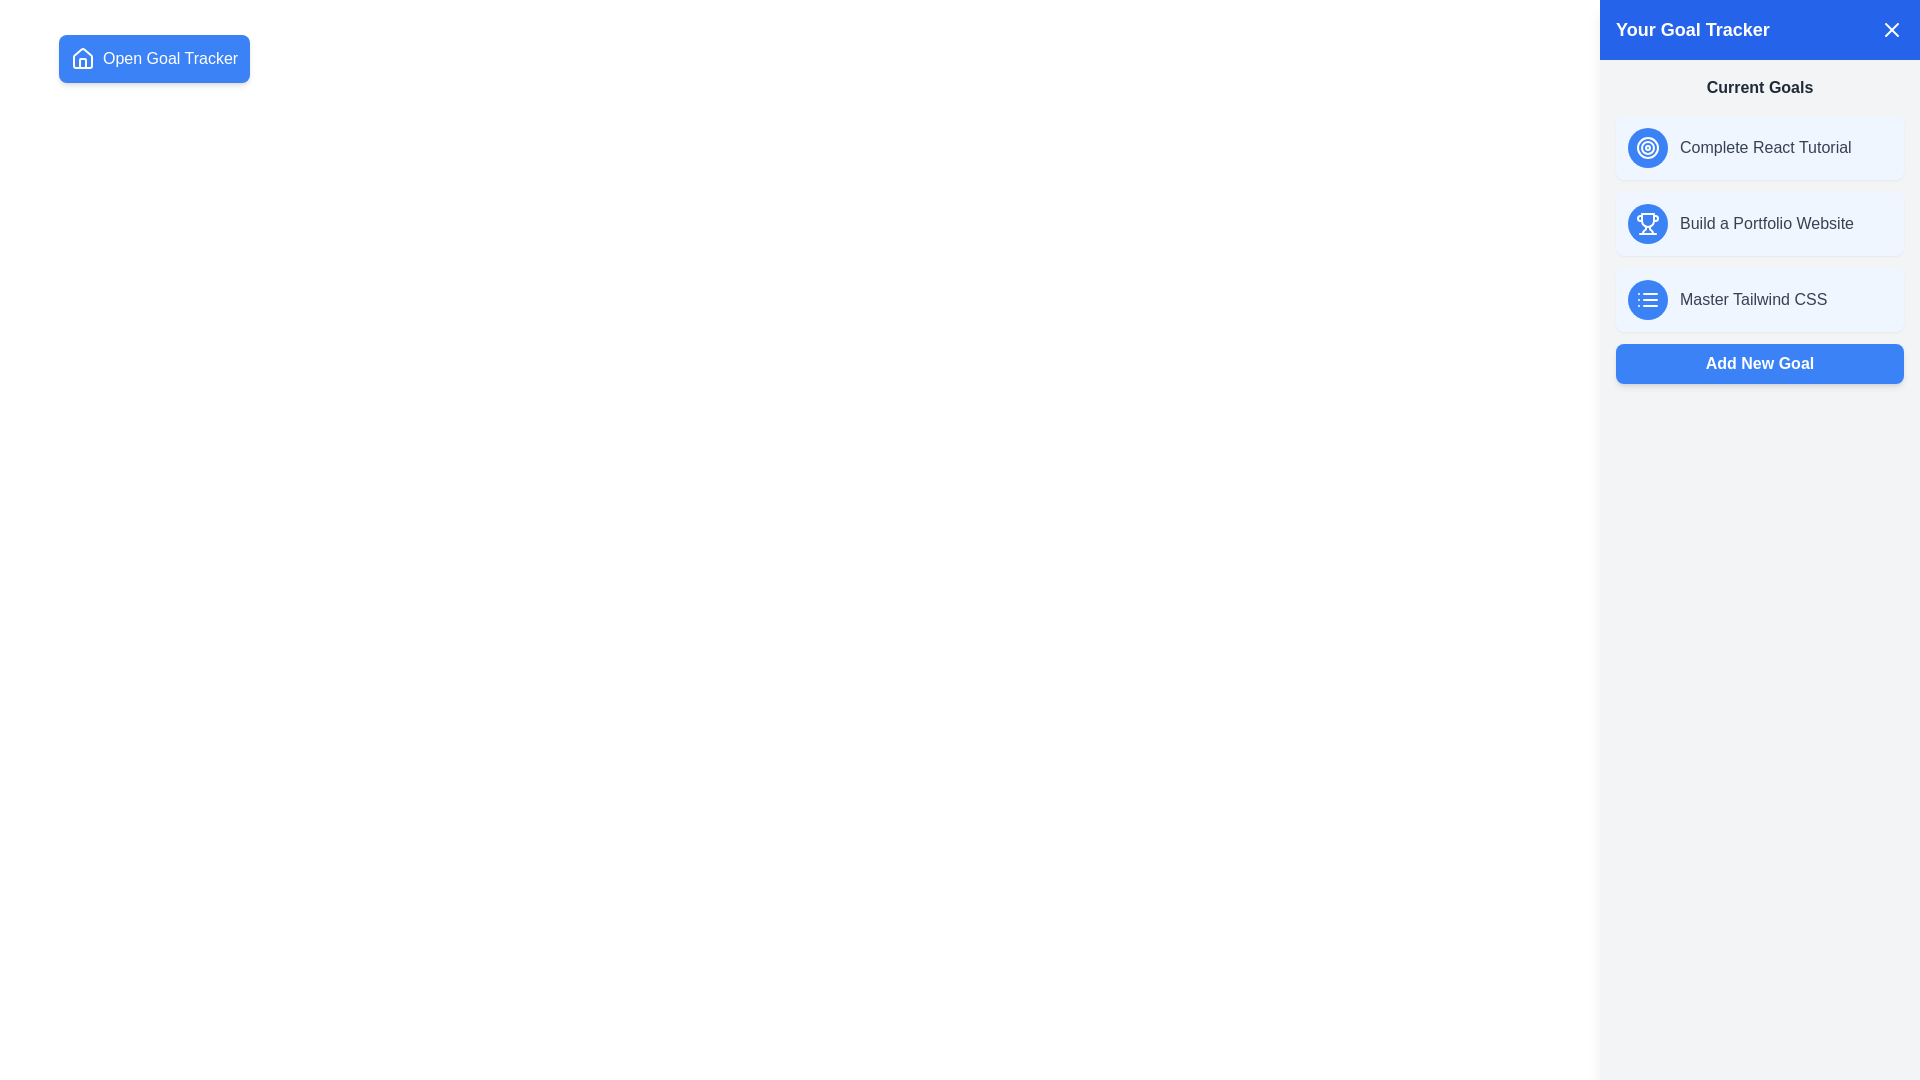 The height and width of the screenshot is (1080, 1920). What do you see at coordinates (152, 57) in the screenshot?
I see `the 'Open Goal Tracker' button to toggle the drawer` at bounding box center [152, 57].